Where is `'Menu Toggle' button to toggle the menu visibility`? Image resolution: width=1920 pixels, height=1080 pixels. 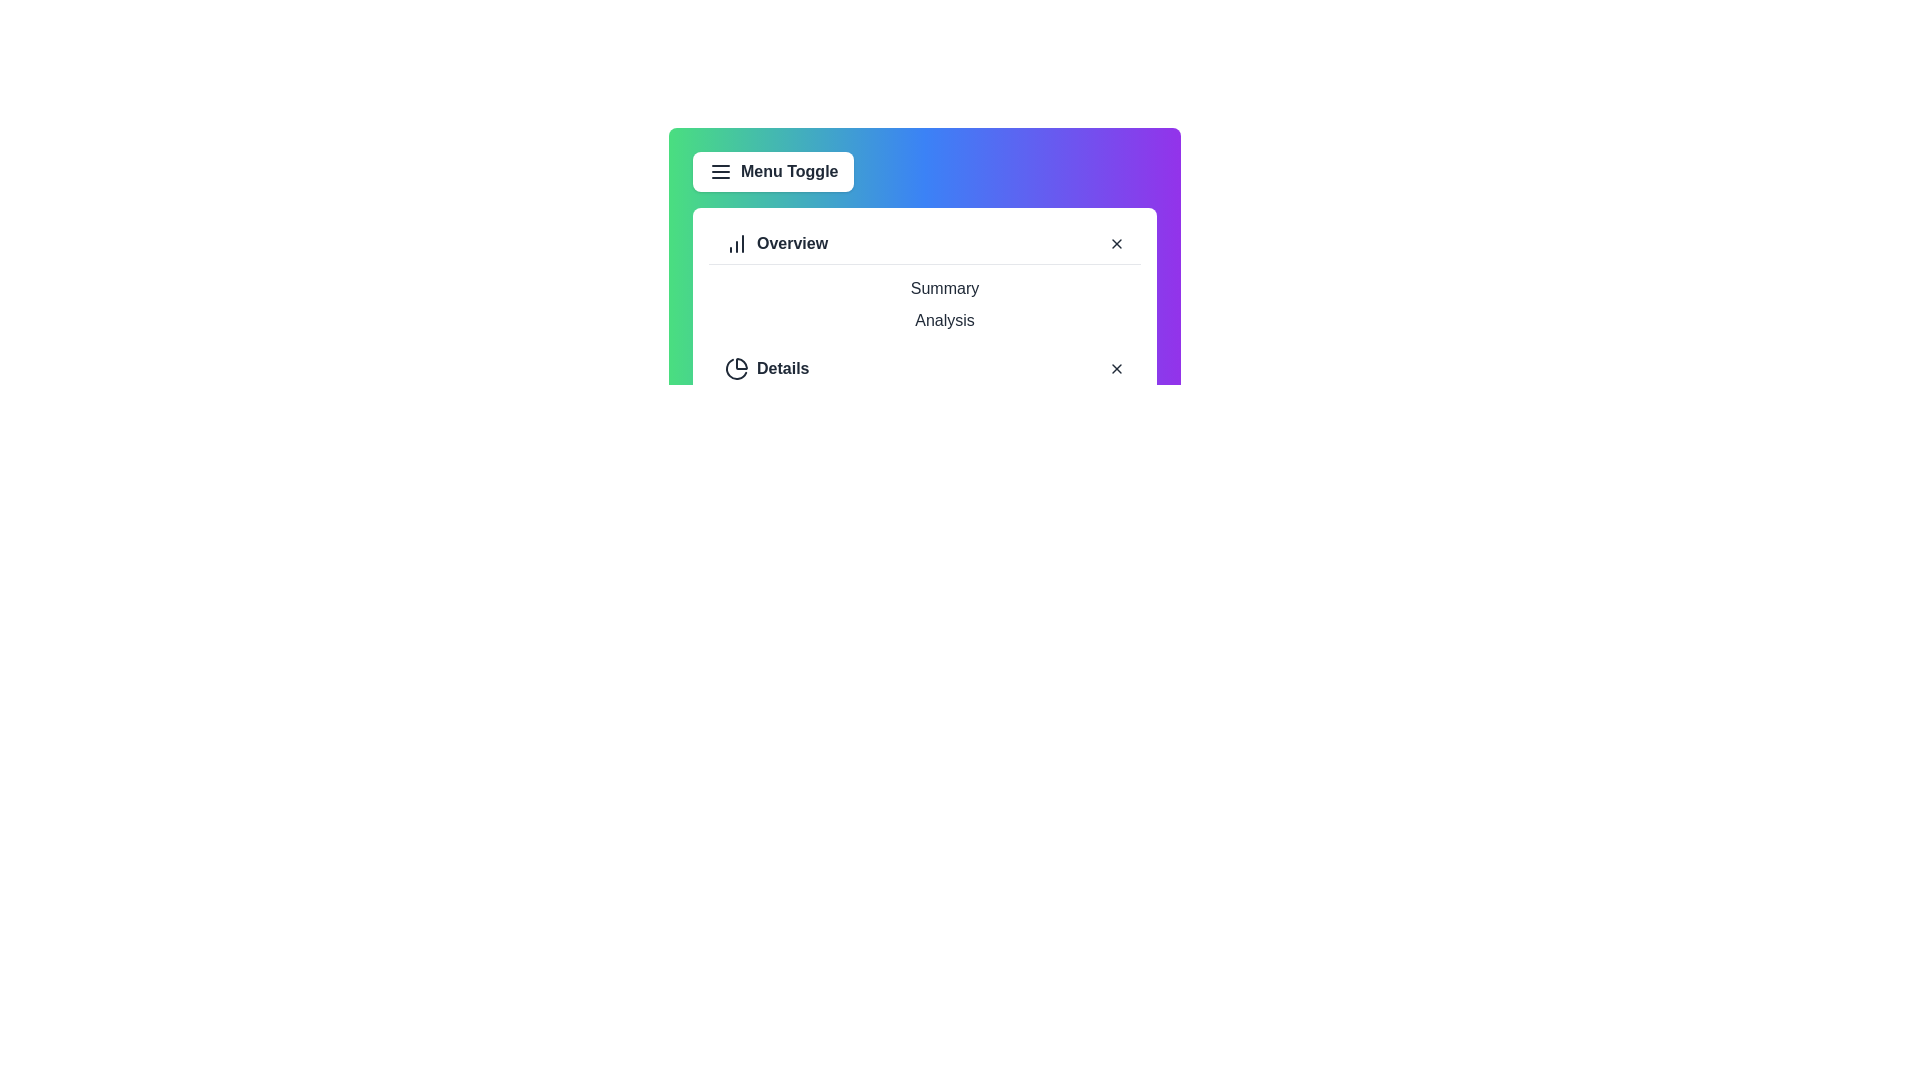 'Menu Toggle' button to toggle the menu visibility is located at coordinates (771, 171).